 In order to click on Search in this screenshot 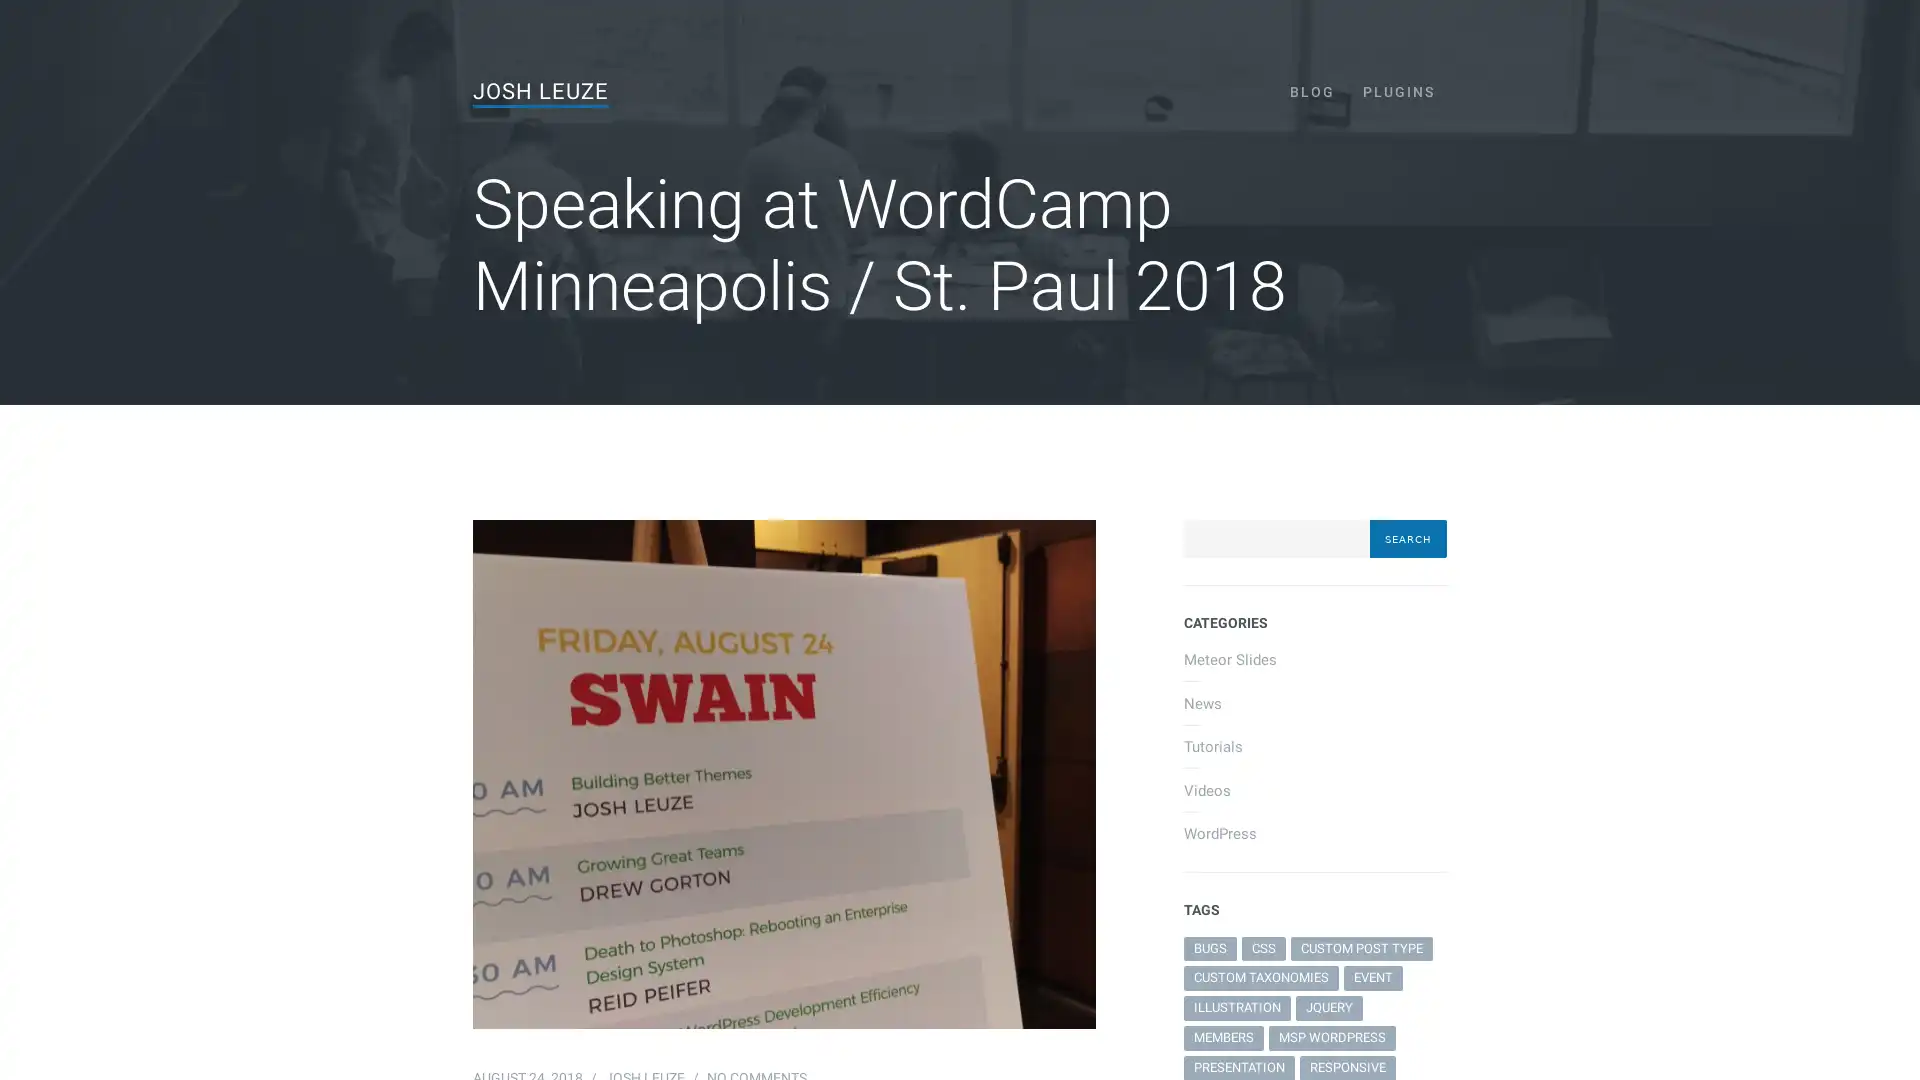, I will do `click(1406, 538)`.